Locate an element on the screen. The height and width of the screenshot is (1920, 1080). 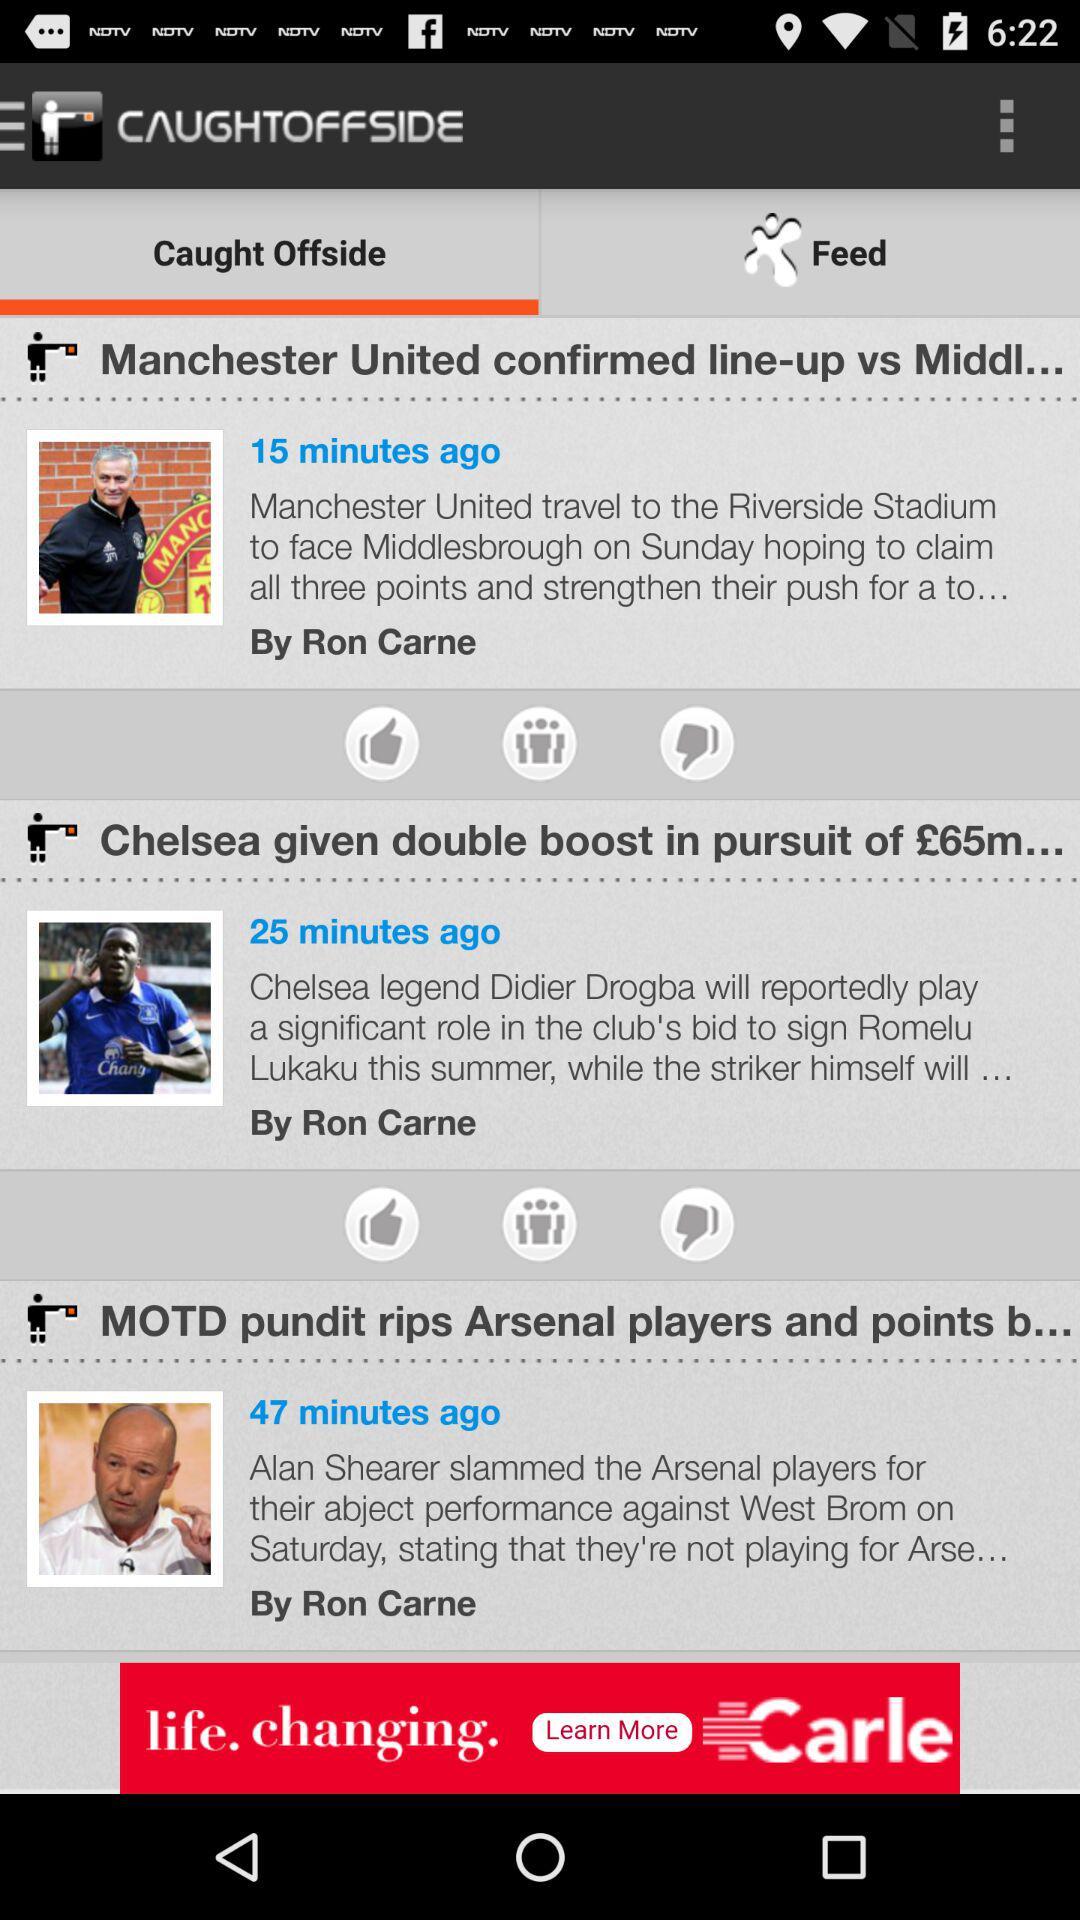
share article is located at coordinates (538, 742).